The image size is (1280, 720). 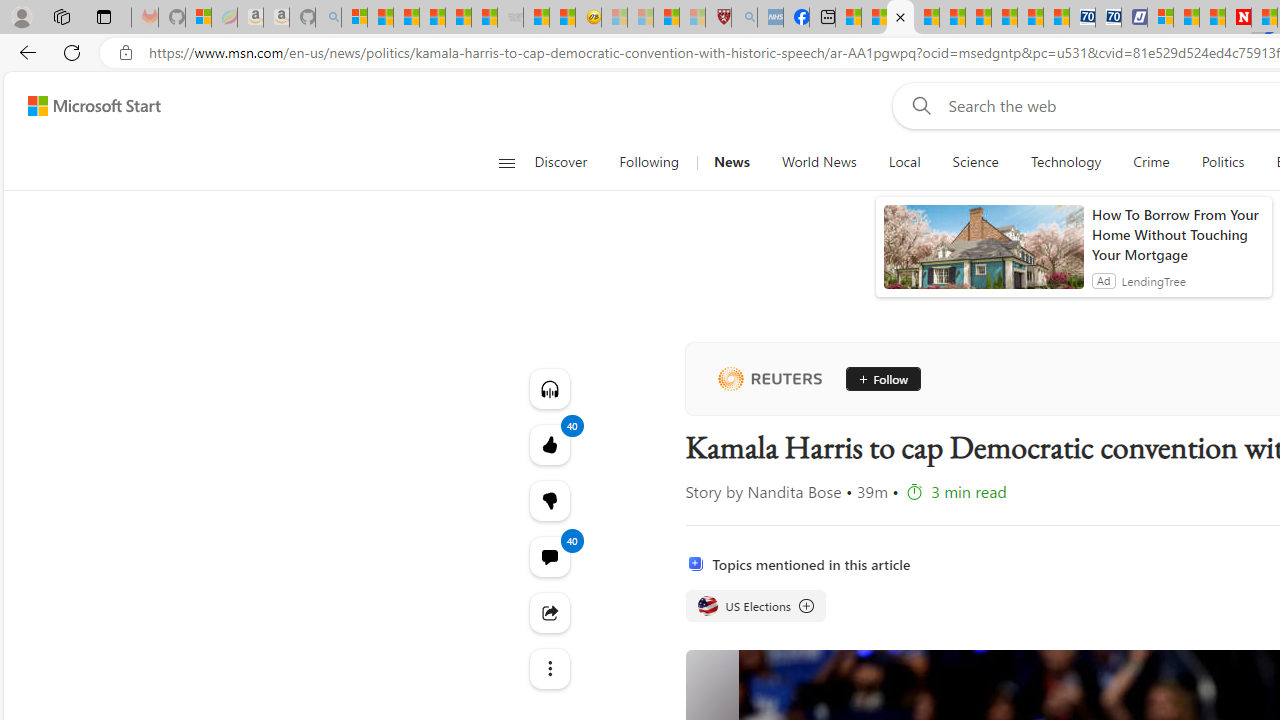 I want to click on 'US Elections US Elections US Elections', so click(x=754, y=604).